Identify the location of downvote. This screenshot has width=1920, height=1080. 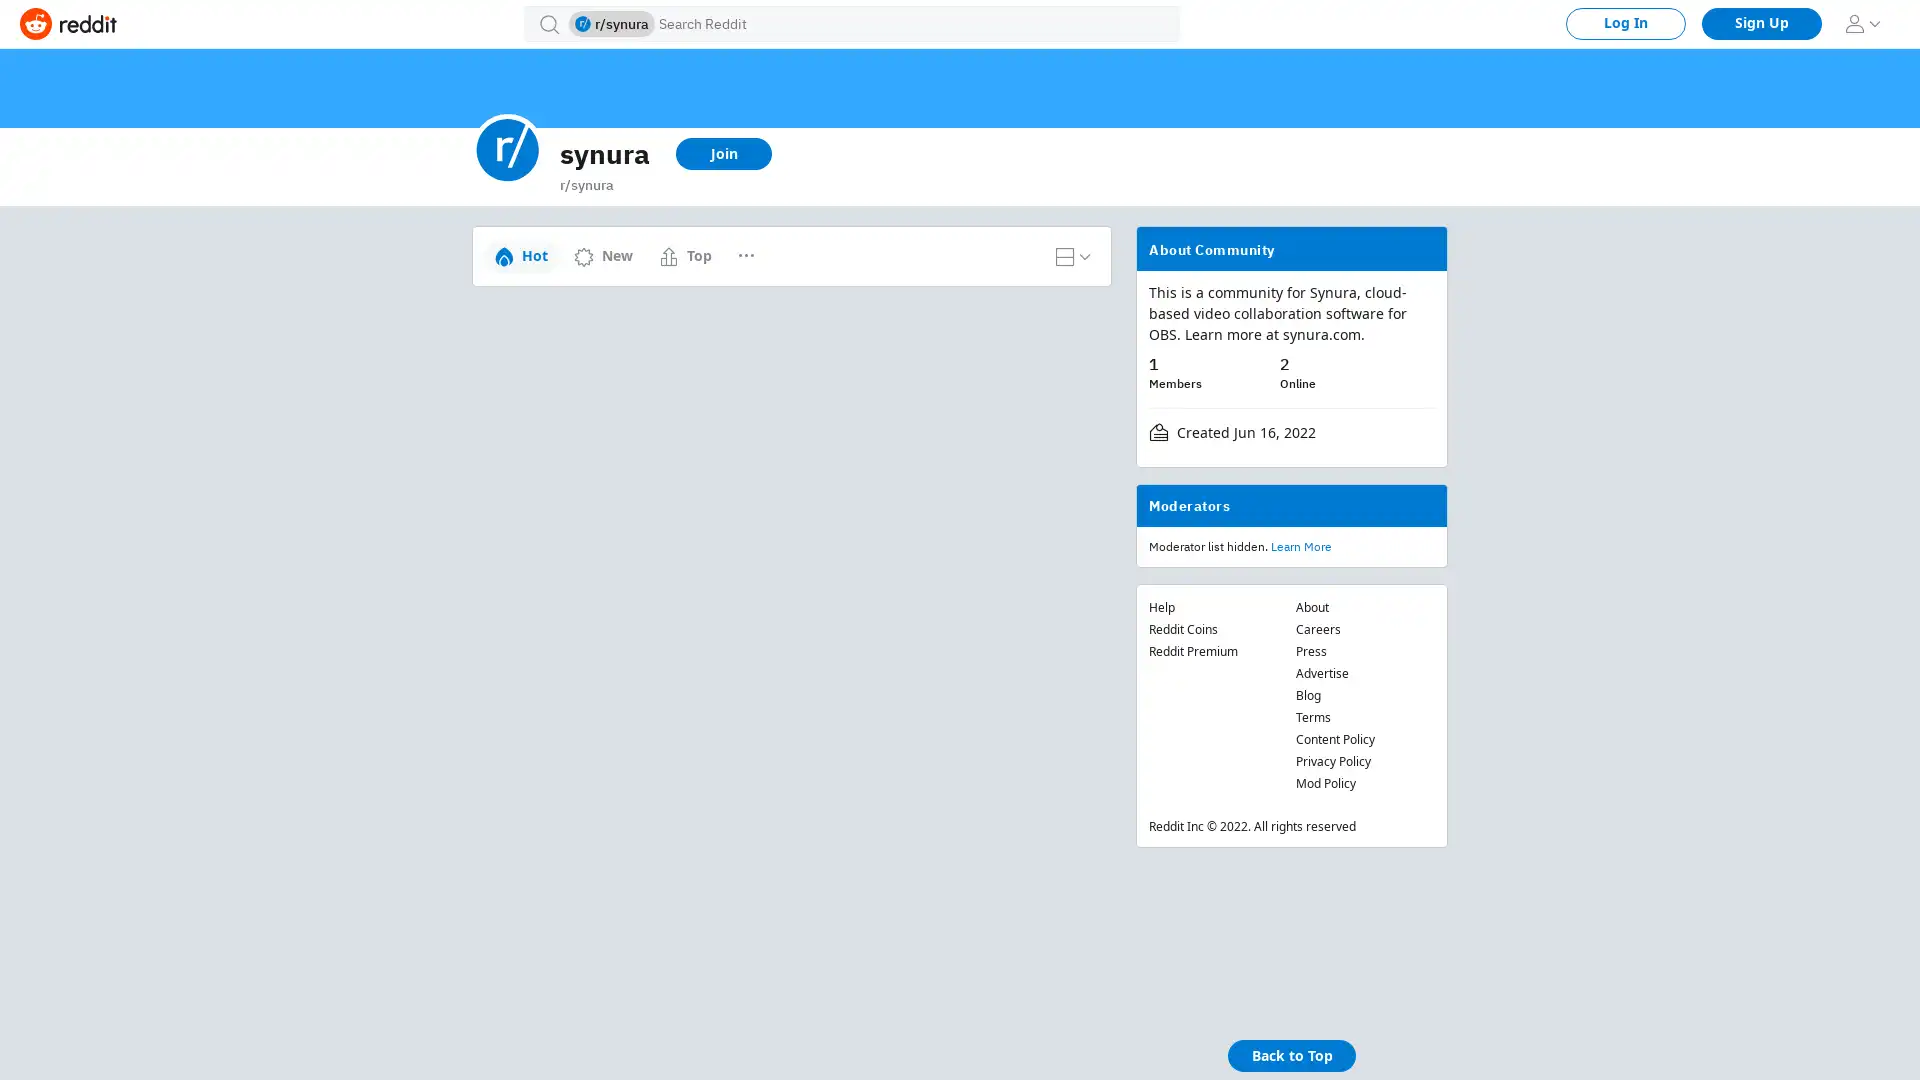
(493, 371).